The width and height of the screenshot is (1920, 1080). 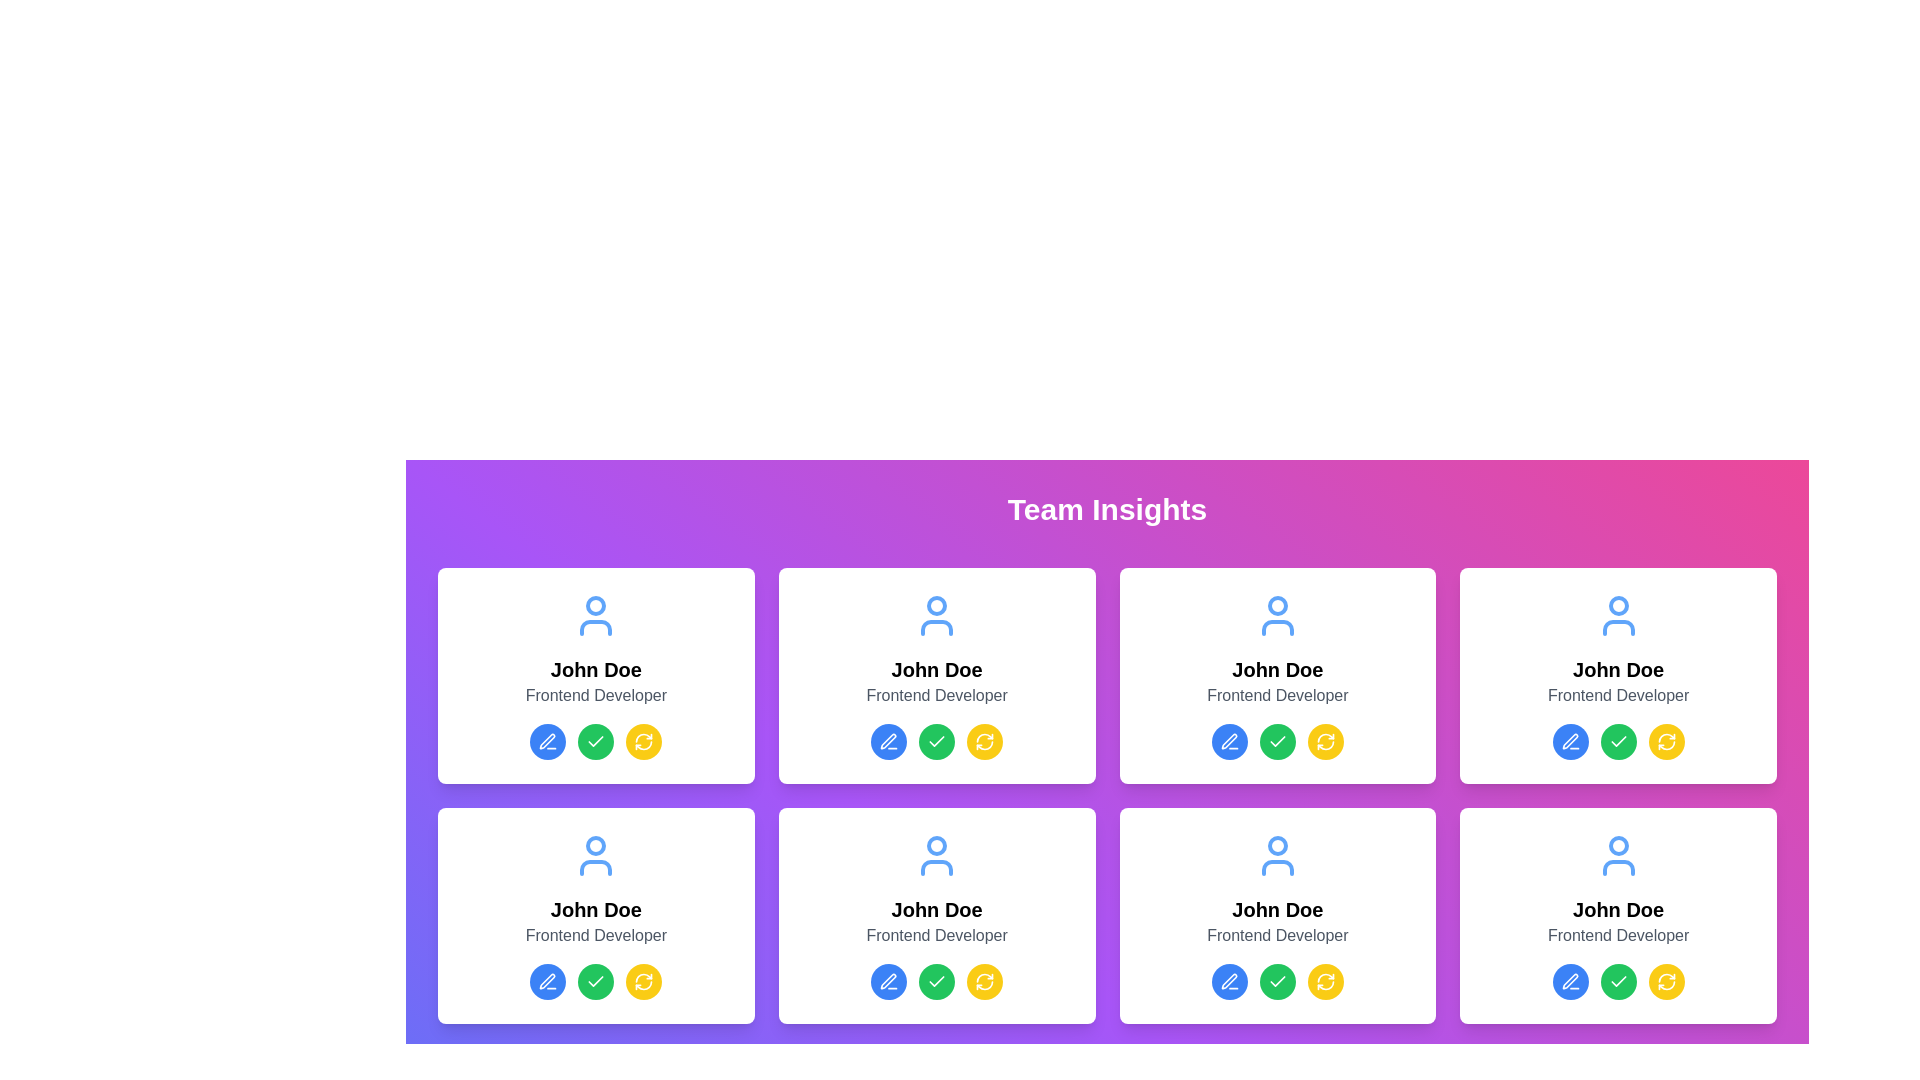 I want to click on the text label 'John Doe' which is displayed in bold black font, located in the second row, first column of the user cards grid, so click(x=595, y=910).